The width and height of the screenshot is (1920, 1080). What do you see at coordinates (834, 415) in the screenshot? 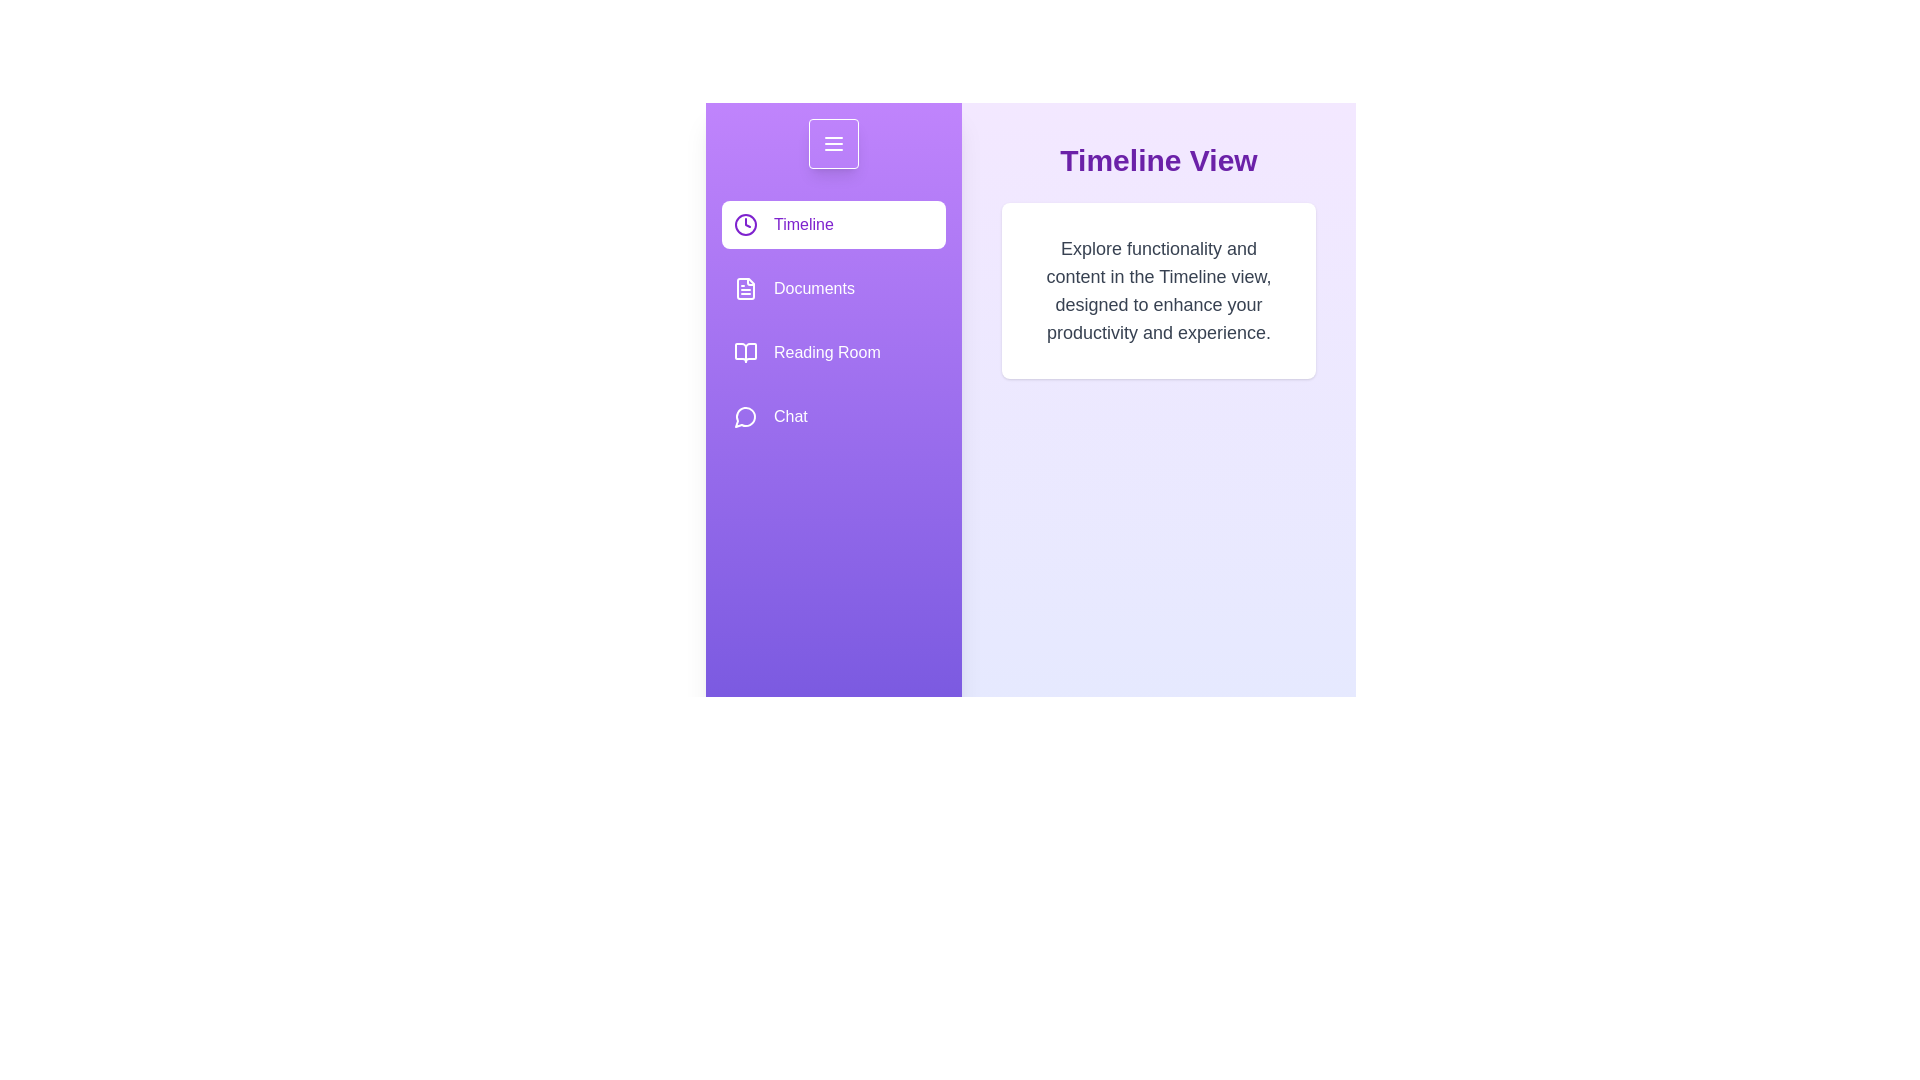
I see `the Chat option from the drawer menu` at bounding box center [834, 415].